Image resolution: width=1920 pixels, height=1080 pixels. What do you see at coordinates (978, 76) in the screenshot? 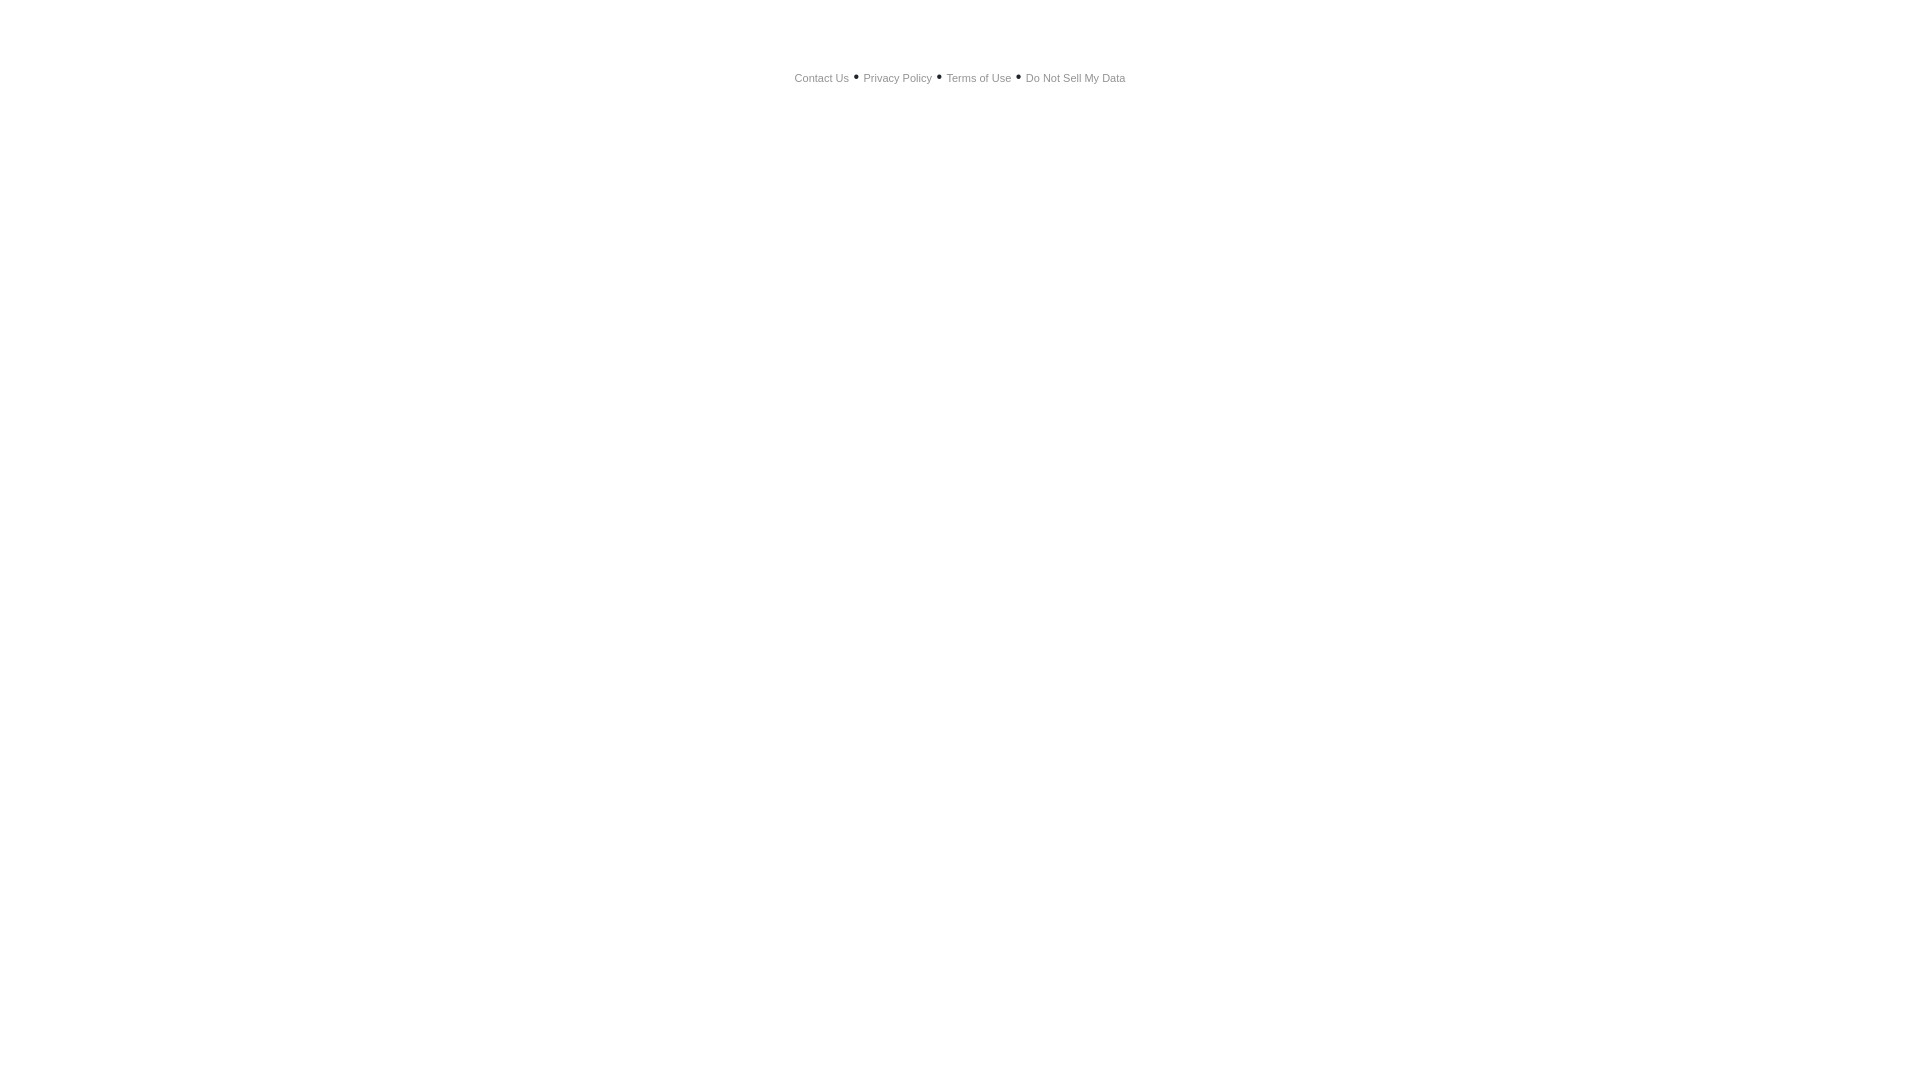
I see `'Terms of Use'` at bounding box center [978, 76].